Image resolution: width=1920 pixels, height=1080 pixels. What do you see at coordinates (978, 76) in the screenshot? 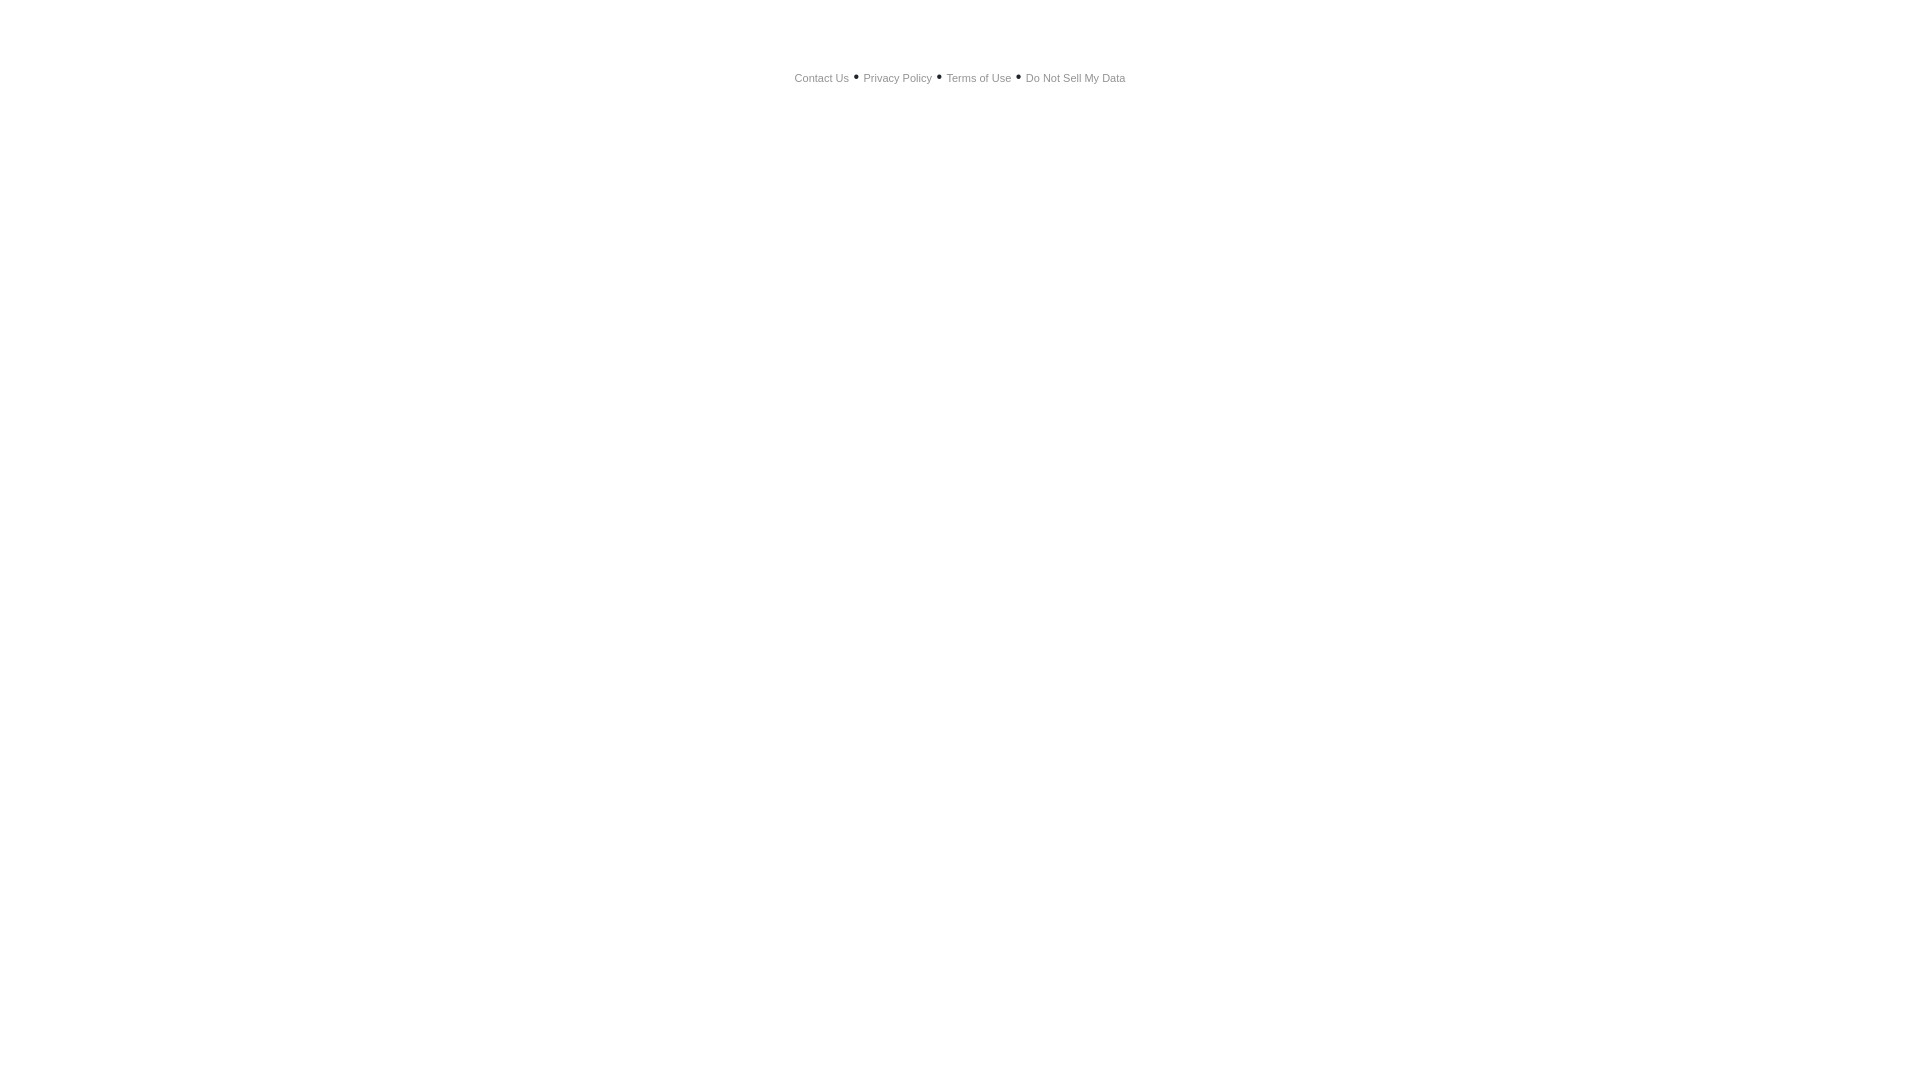
I see `'Terms of Use'` at bounding box center [978, 76].